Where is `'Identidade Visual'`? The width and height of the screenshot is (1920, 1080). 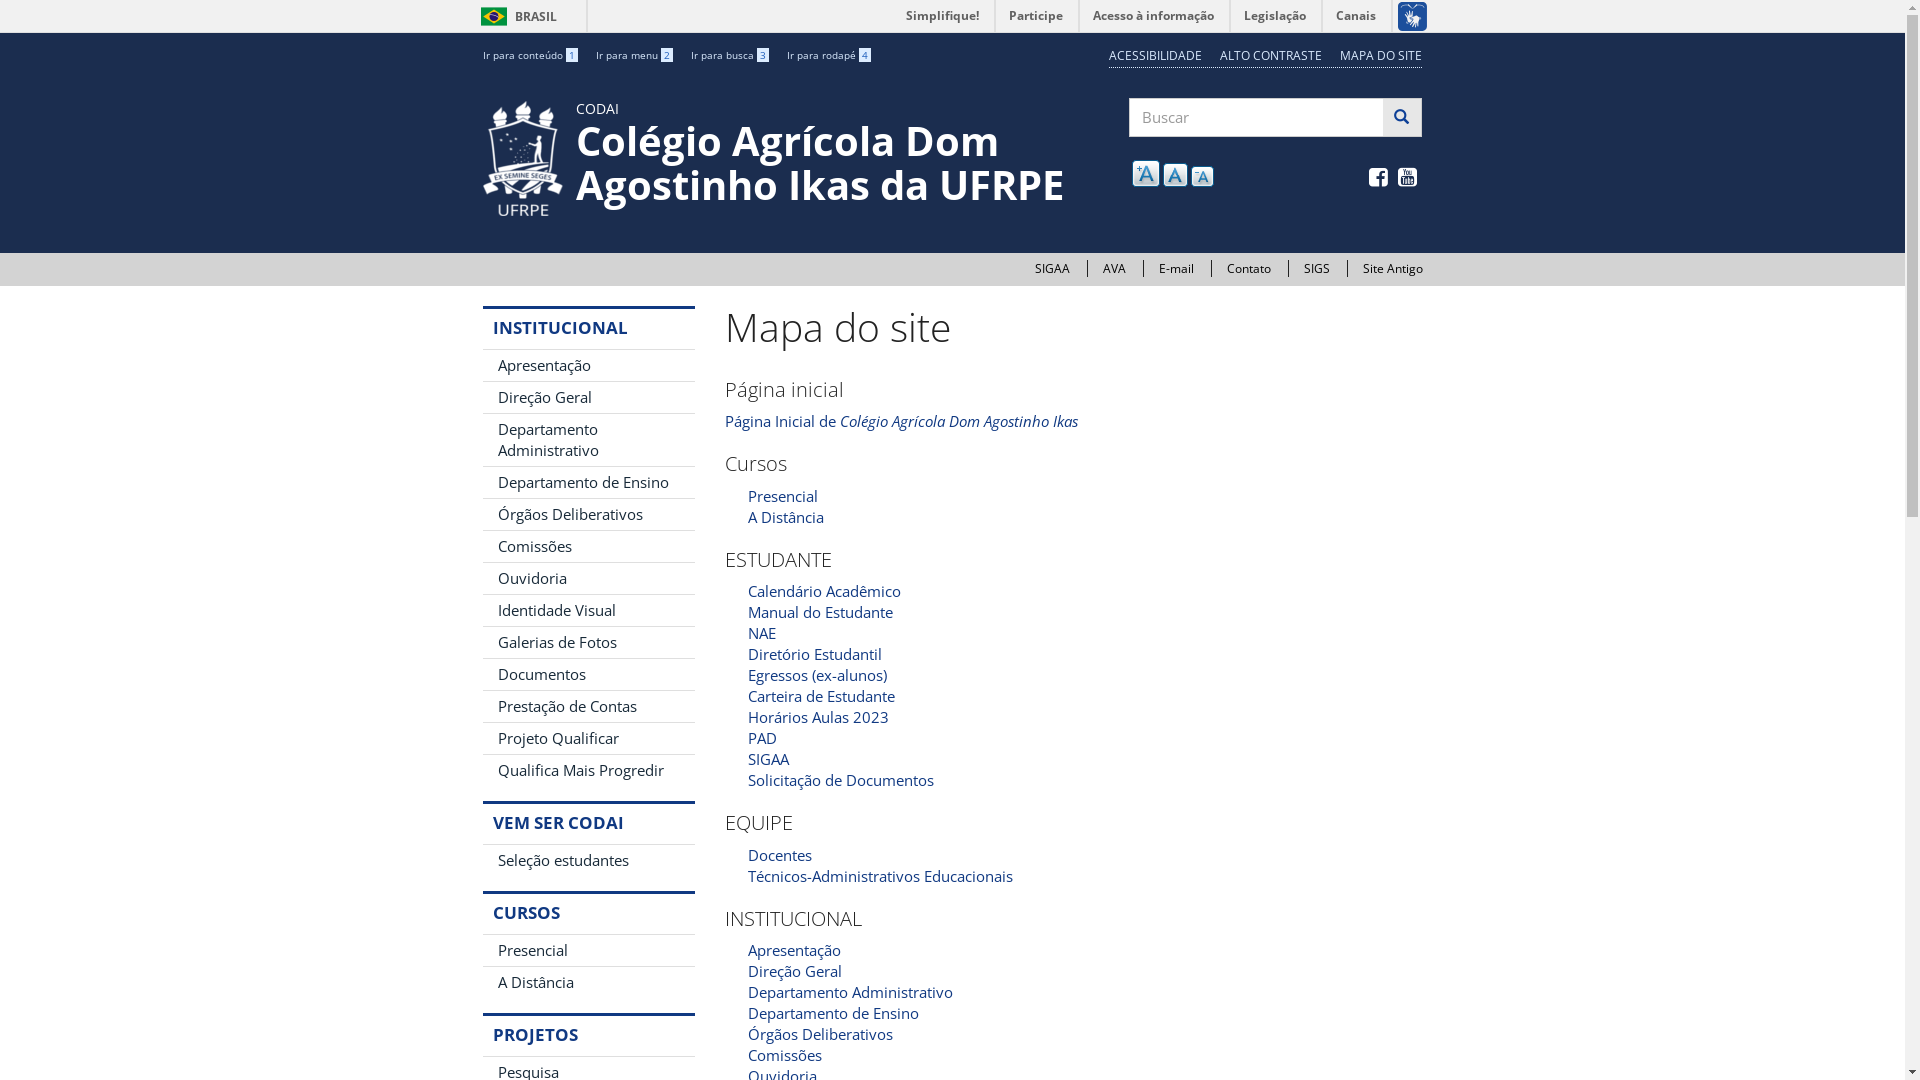
'Identidade Visual' is located at coordinates (587, 609).